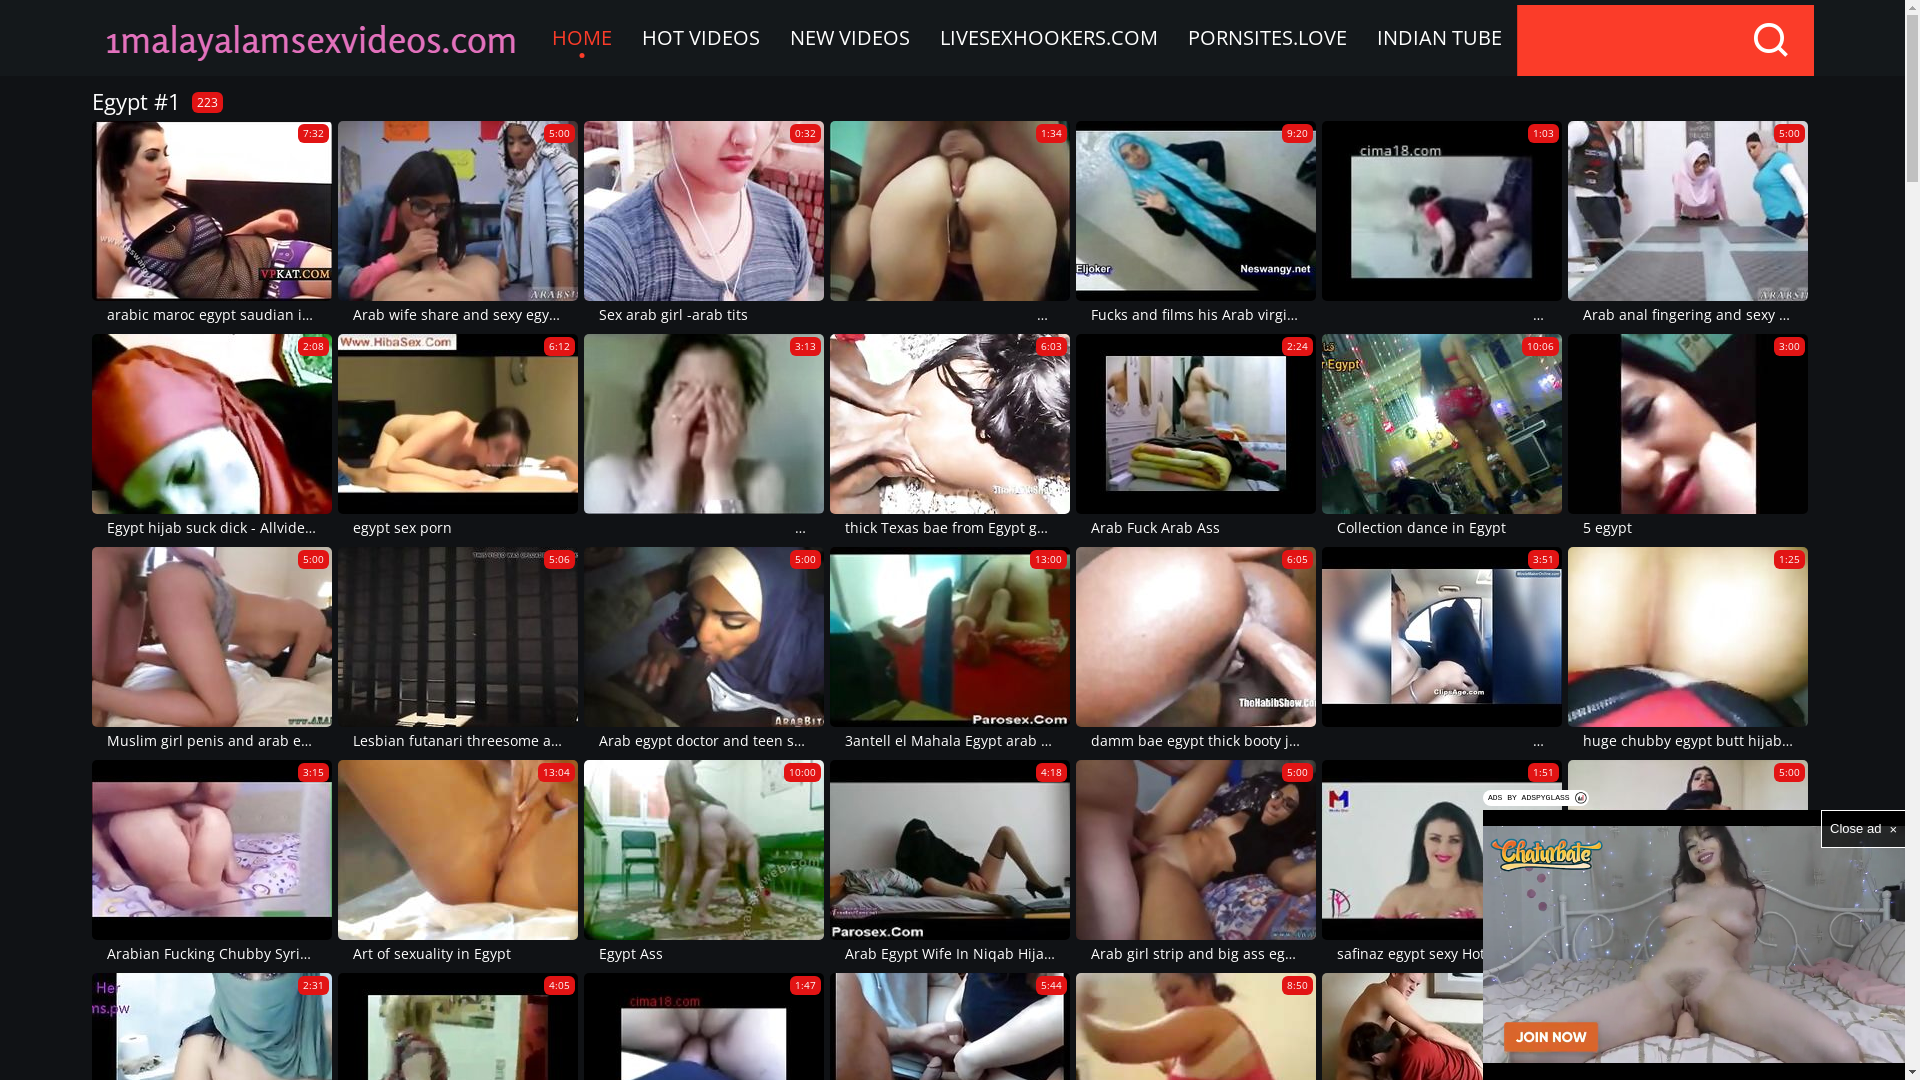  What do you see at coordinates (700, 38) in the screenshot?
I see `'HOT VIDEOS'` at bounding box center [700, 38].